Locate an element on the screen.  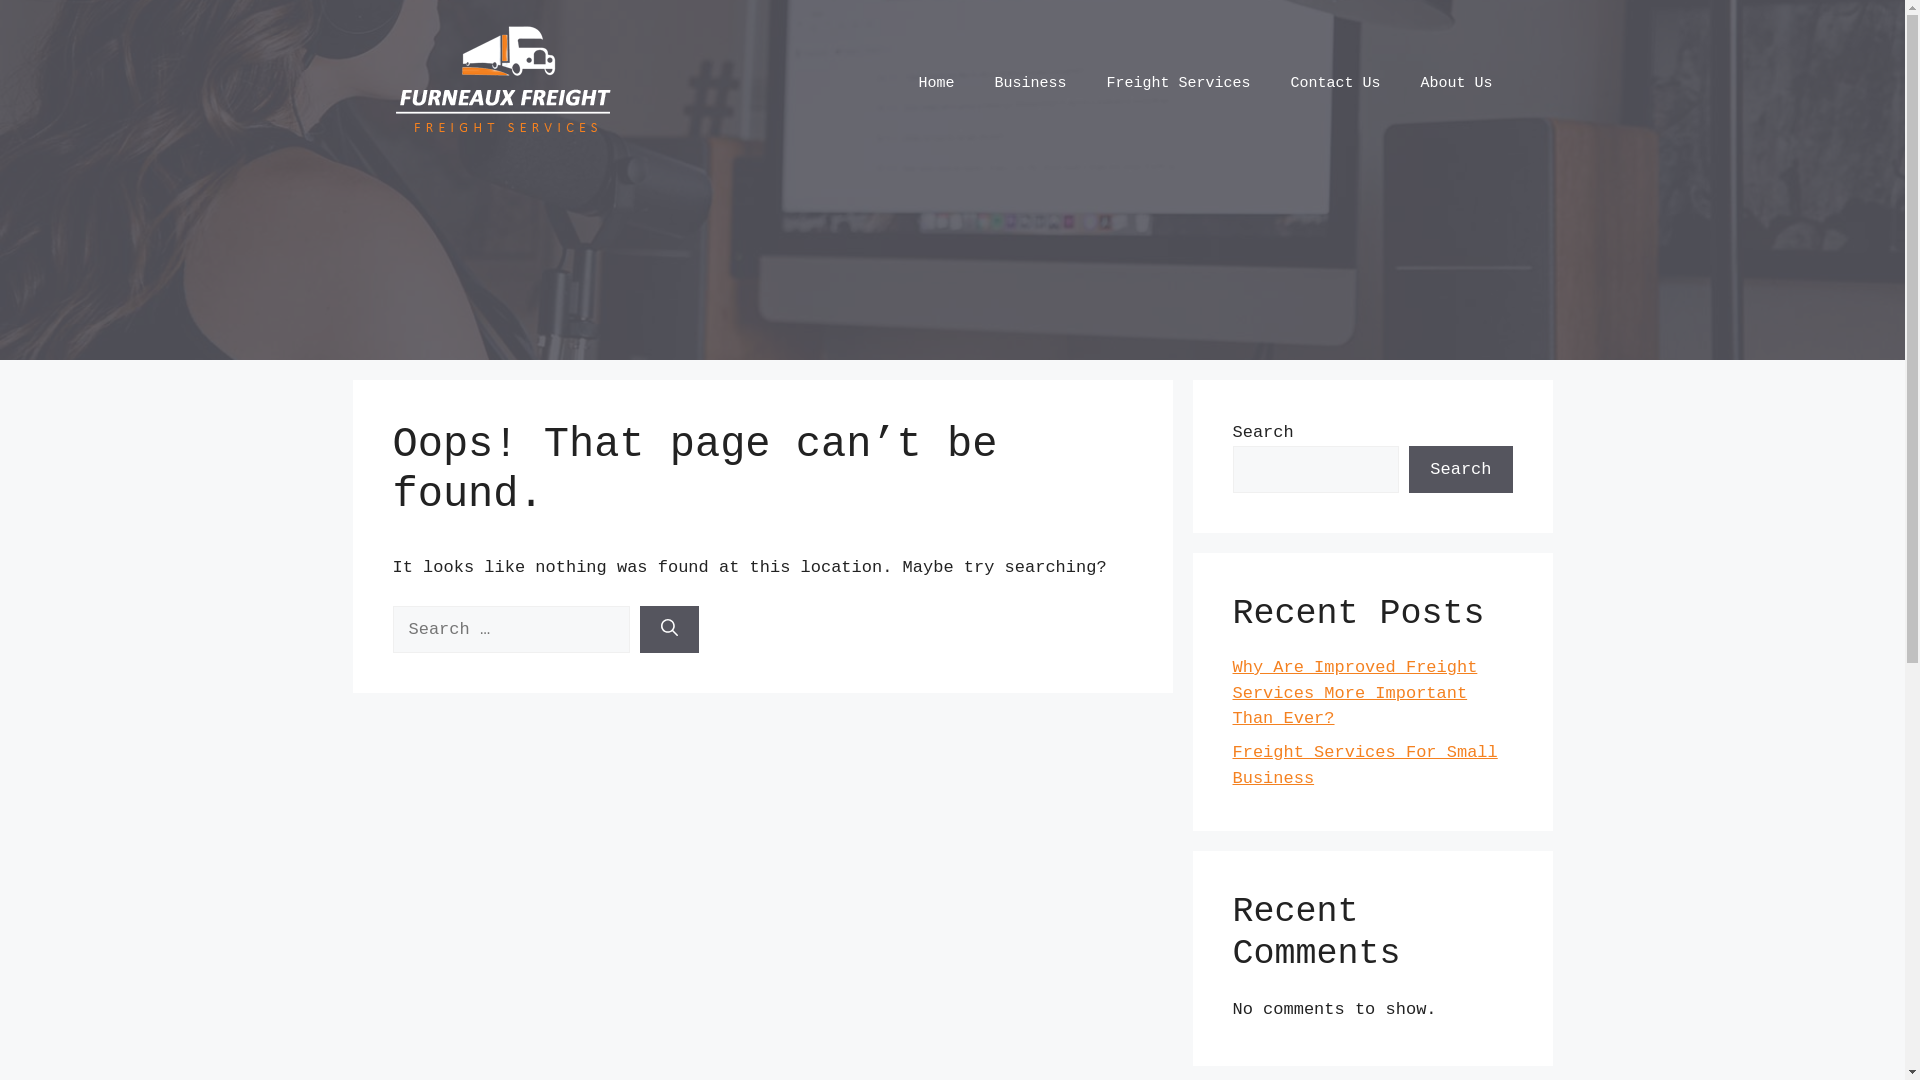
'Home' is located at coordinates (935, 83).